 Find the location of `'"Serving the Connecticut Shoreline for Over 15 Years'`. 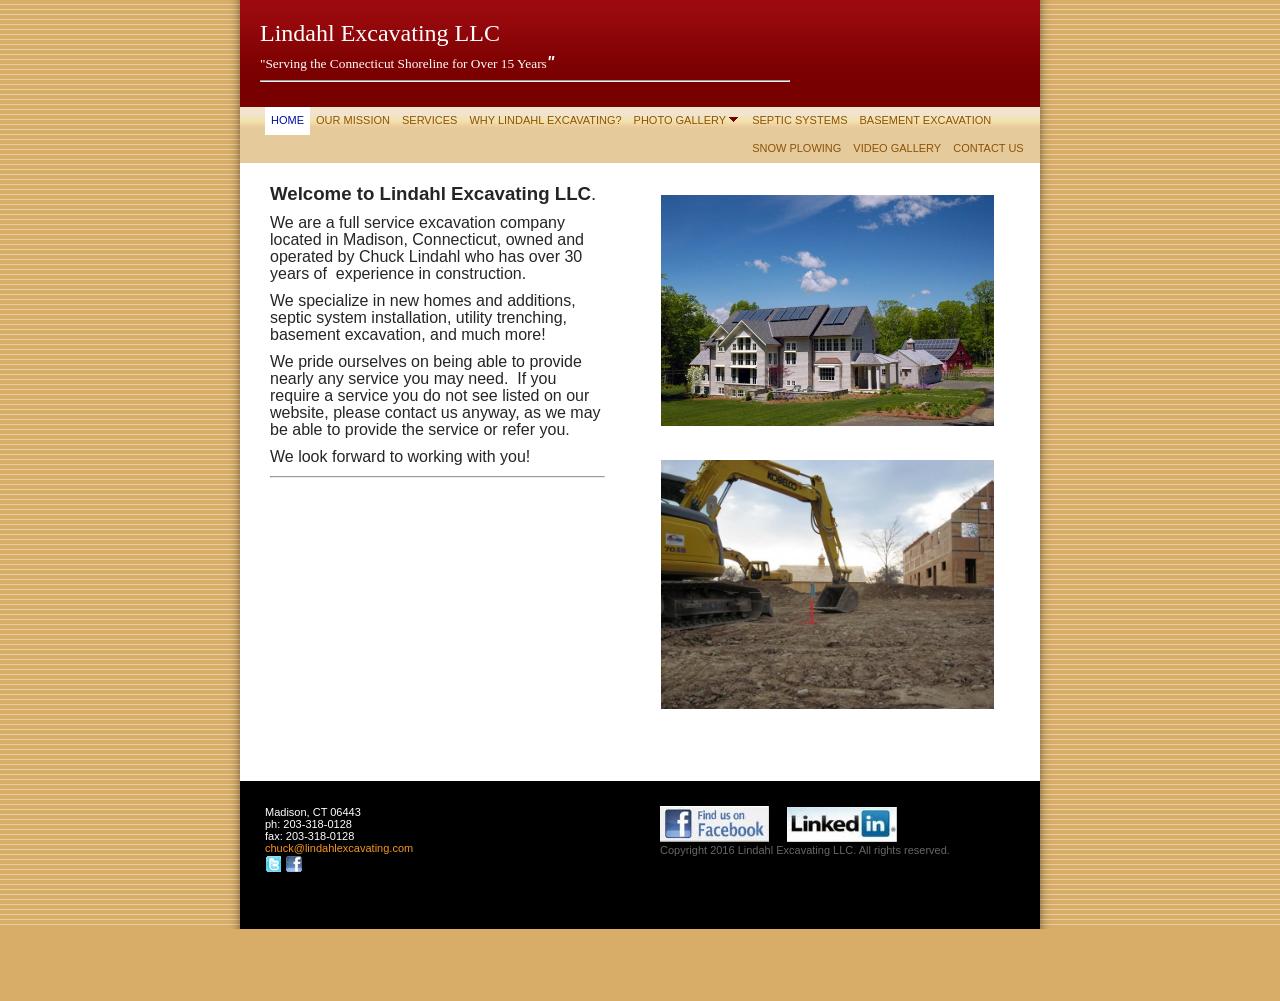

'"Serving the Connecticut Shoreline for Over 15 Years' is located at coordinates (258, 63).